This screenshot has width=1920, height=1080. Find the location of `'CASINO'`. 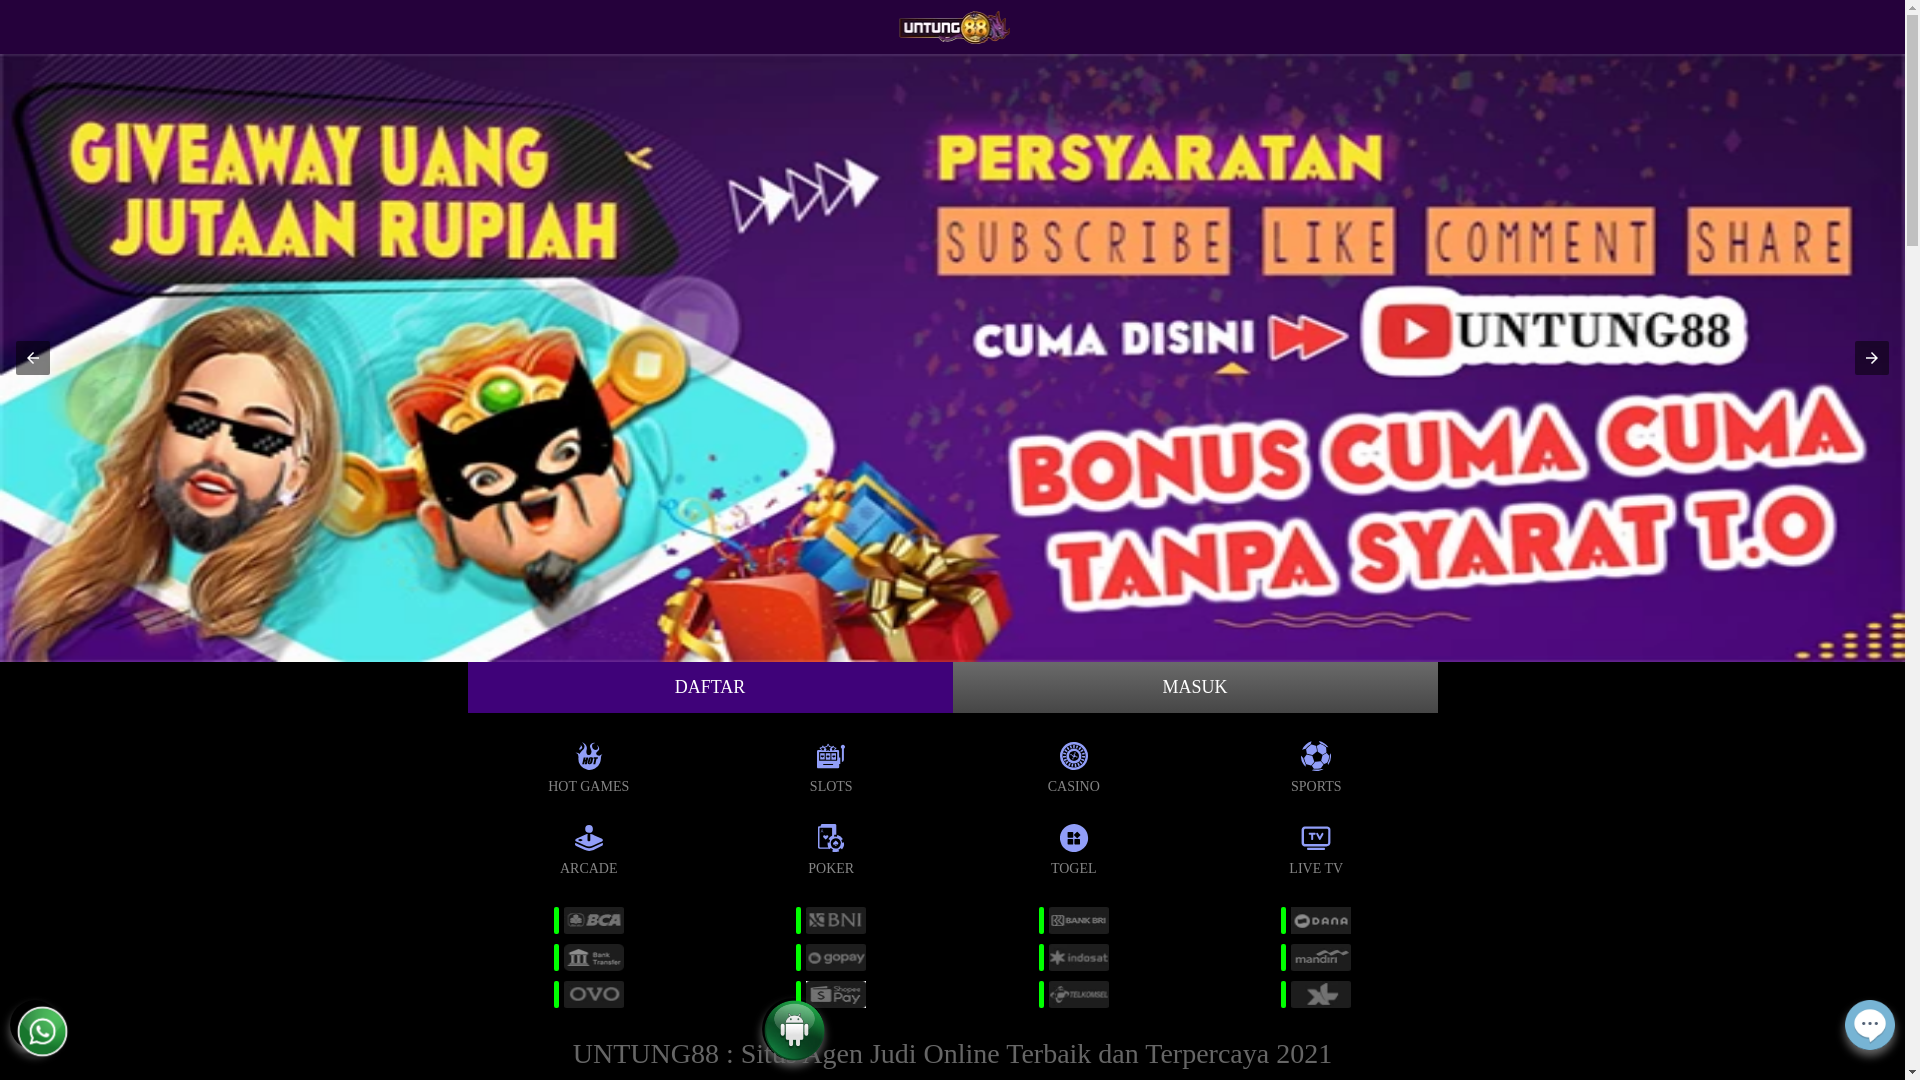

'CASINO' is located at coordinates (1073, 763).